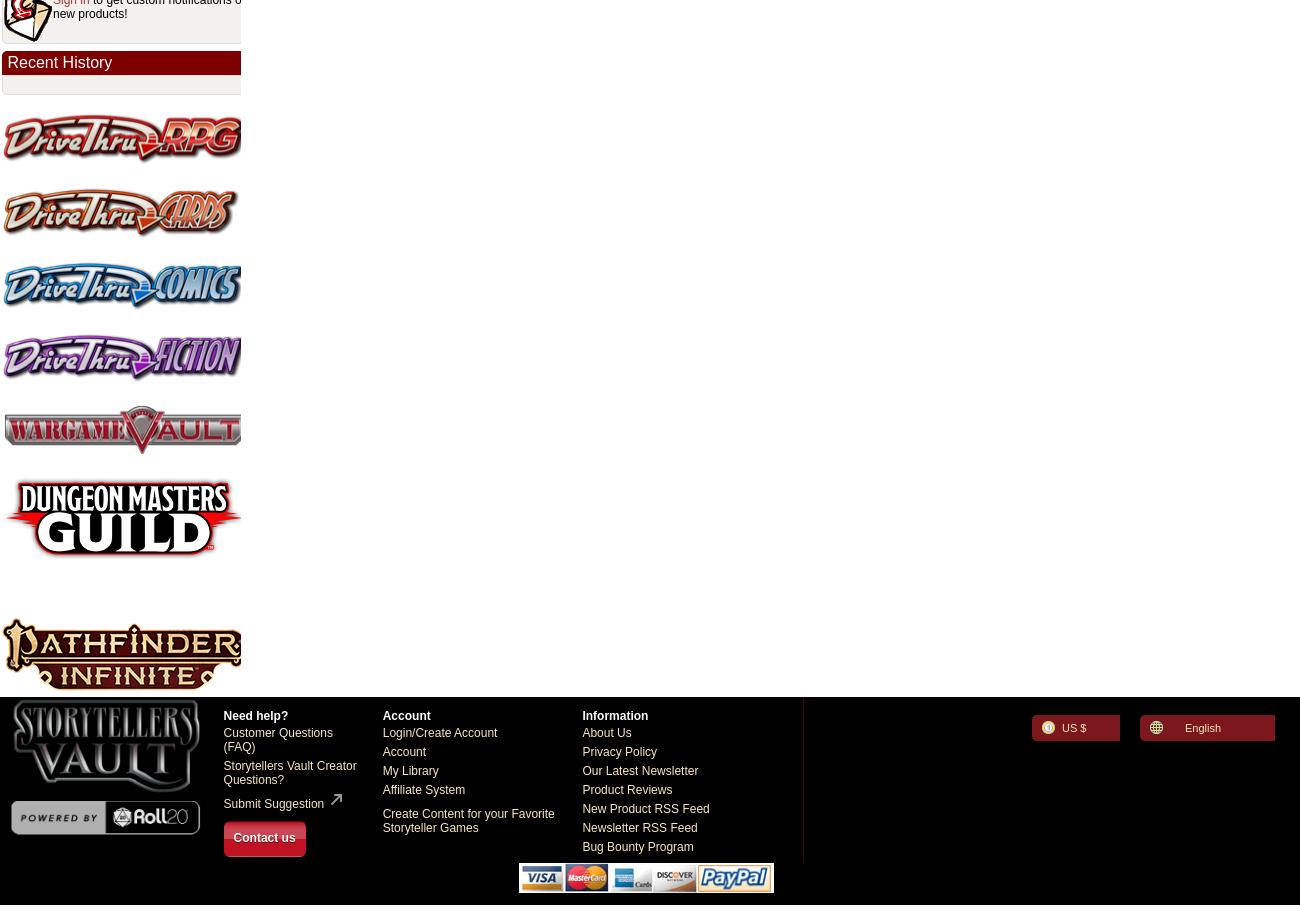  What do you see at coordinates (581, 808) in the screenshot?
I see `'New Product RSS Feed'` at bounding box center [581, 808].